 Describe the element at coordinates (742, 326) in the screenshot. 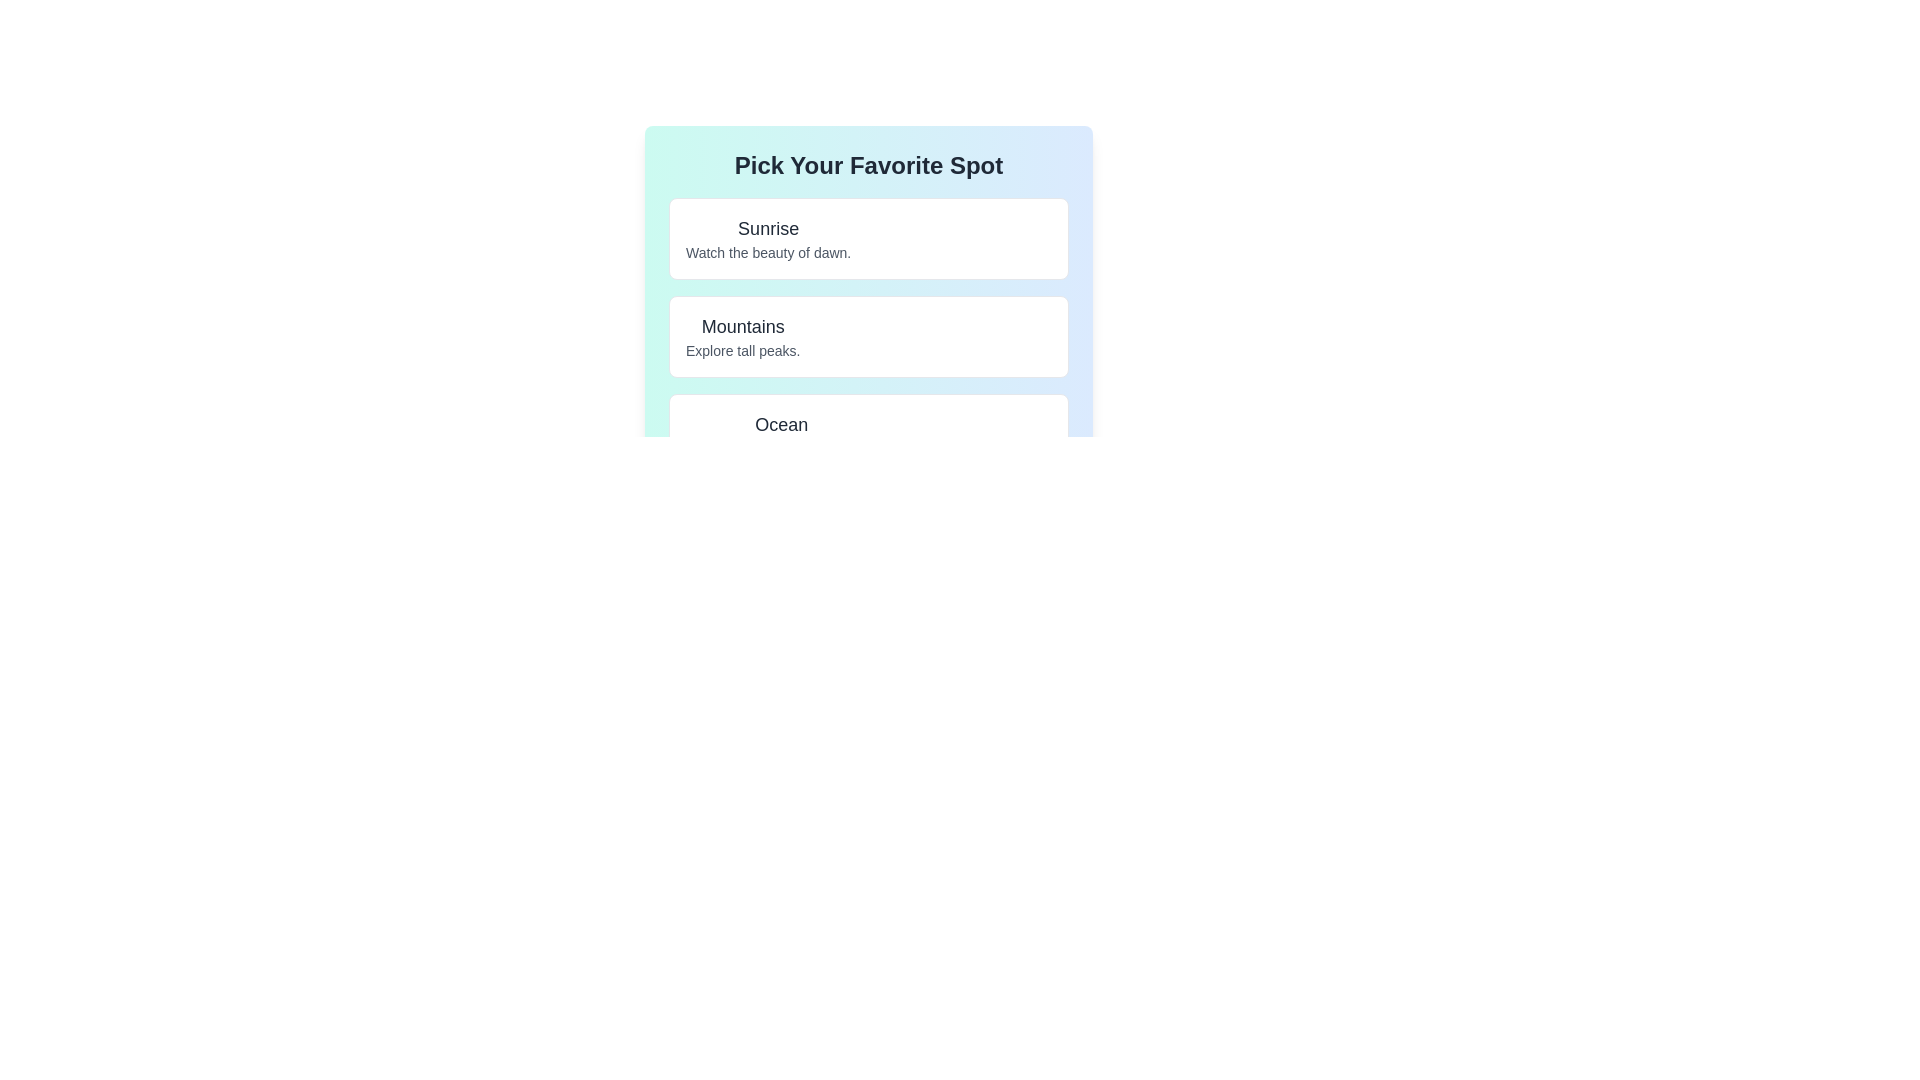

I see `the text element displaying the word 'Mountains', which is styled in a larger, bold, dark gray font, and is positioned centrally between the sections labeled 'Sunrise' and 'Ocean'` at that location.